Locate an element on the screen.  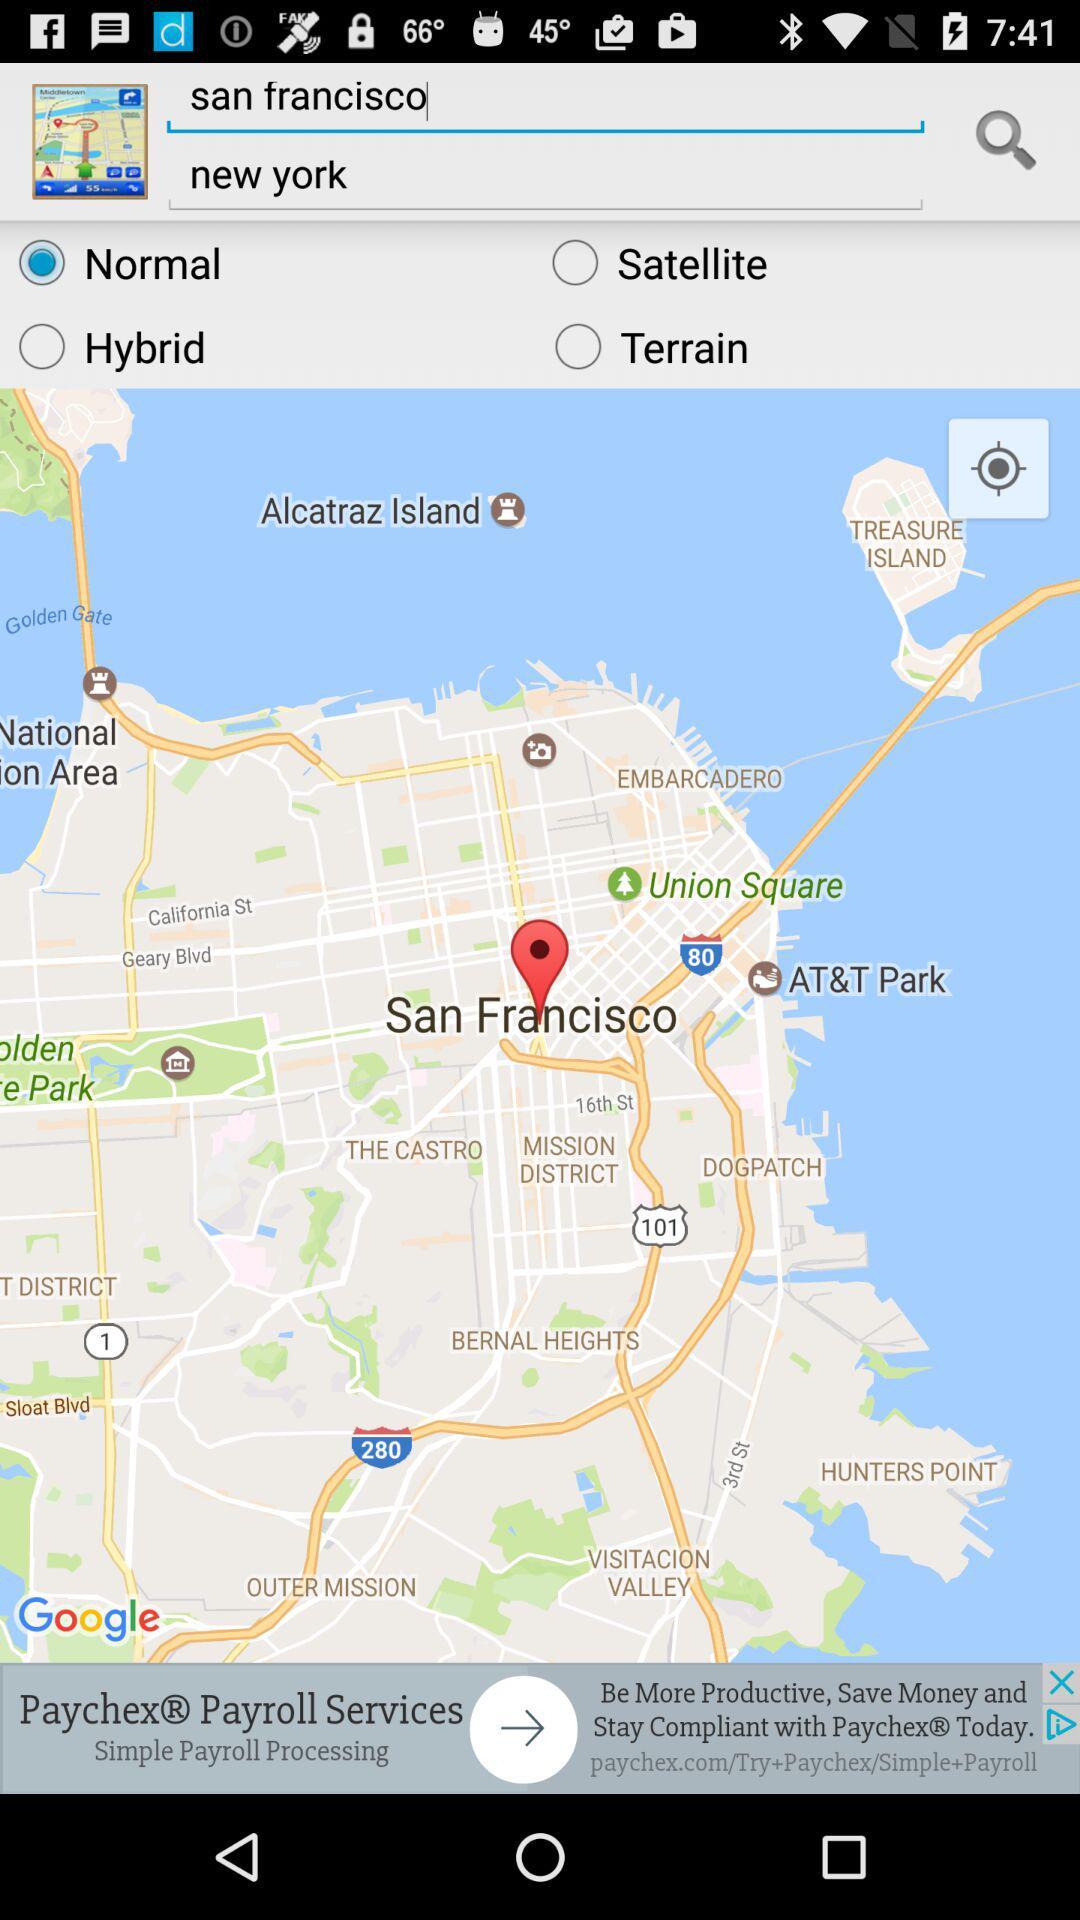
the location_crosshair icon is located at coordinates (998, 502).